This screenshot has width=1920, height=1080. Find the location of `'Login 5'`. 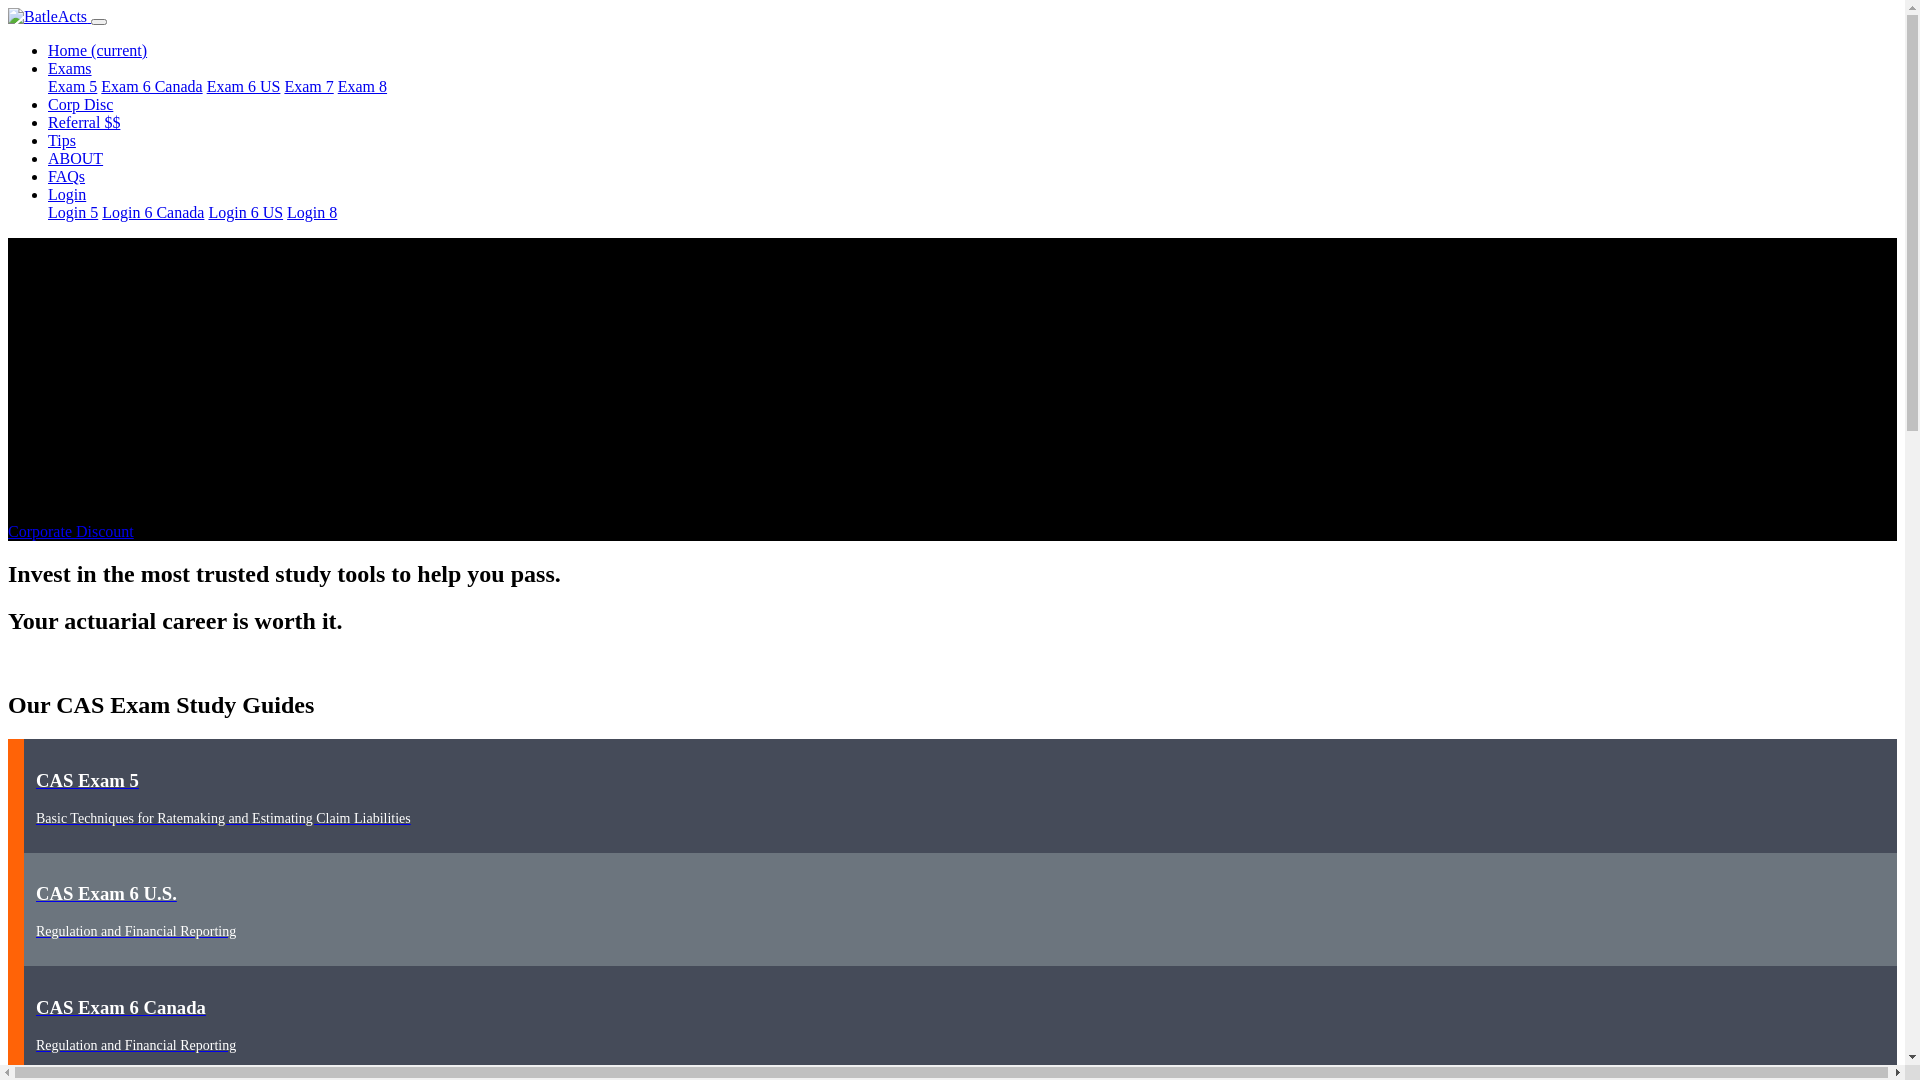

'Login 5' is located at coordinates (72, 212).